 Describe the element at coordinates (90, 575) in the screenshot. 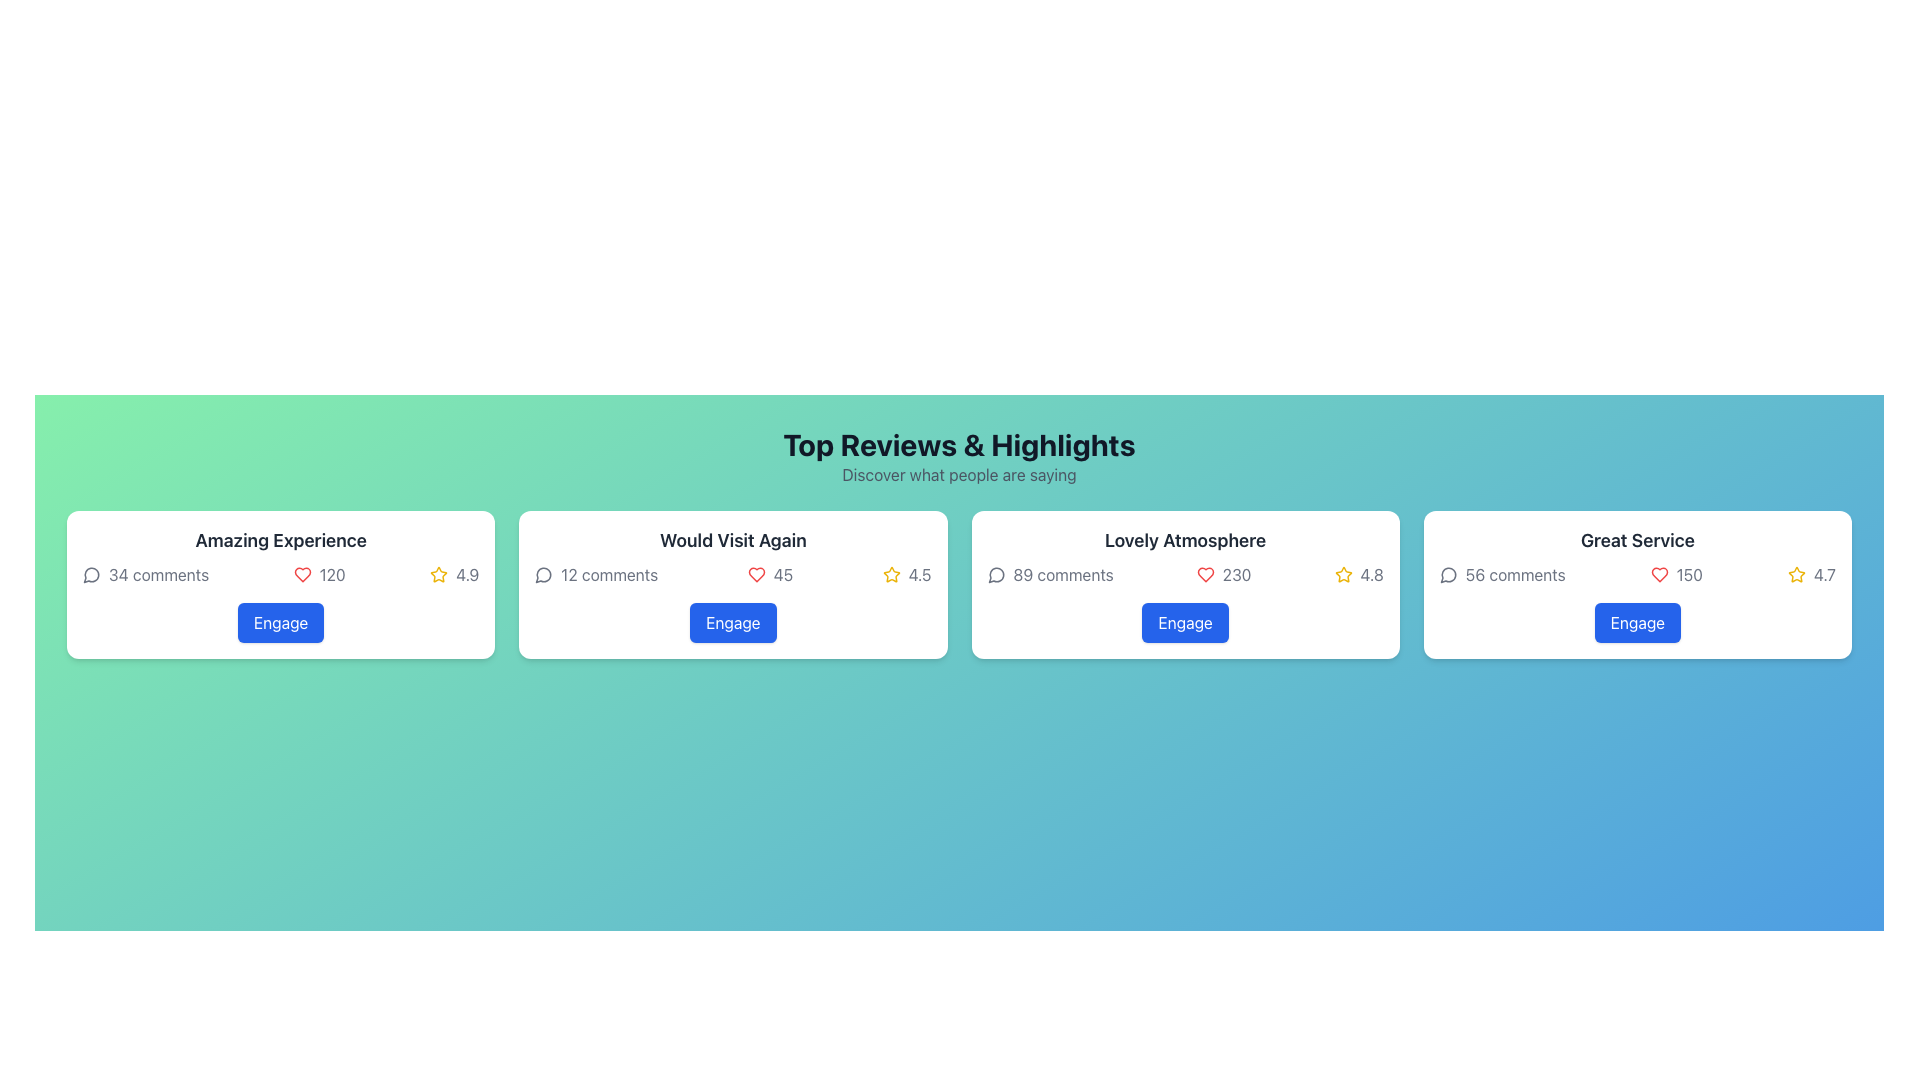

I see `the speech bubble icon located in the 'Amazing Experience' section, which is positioned to the left of the number 34, indicating comments` at that location.